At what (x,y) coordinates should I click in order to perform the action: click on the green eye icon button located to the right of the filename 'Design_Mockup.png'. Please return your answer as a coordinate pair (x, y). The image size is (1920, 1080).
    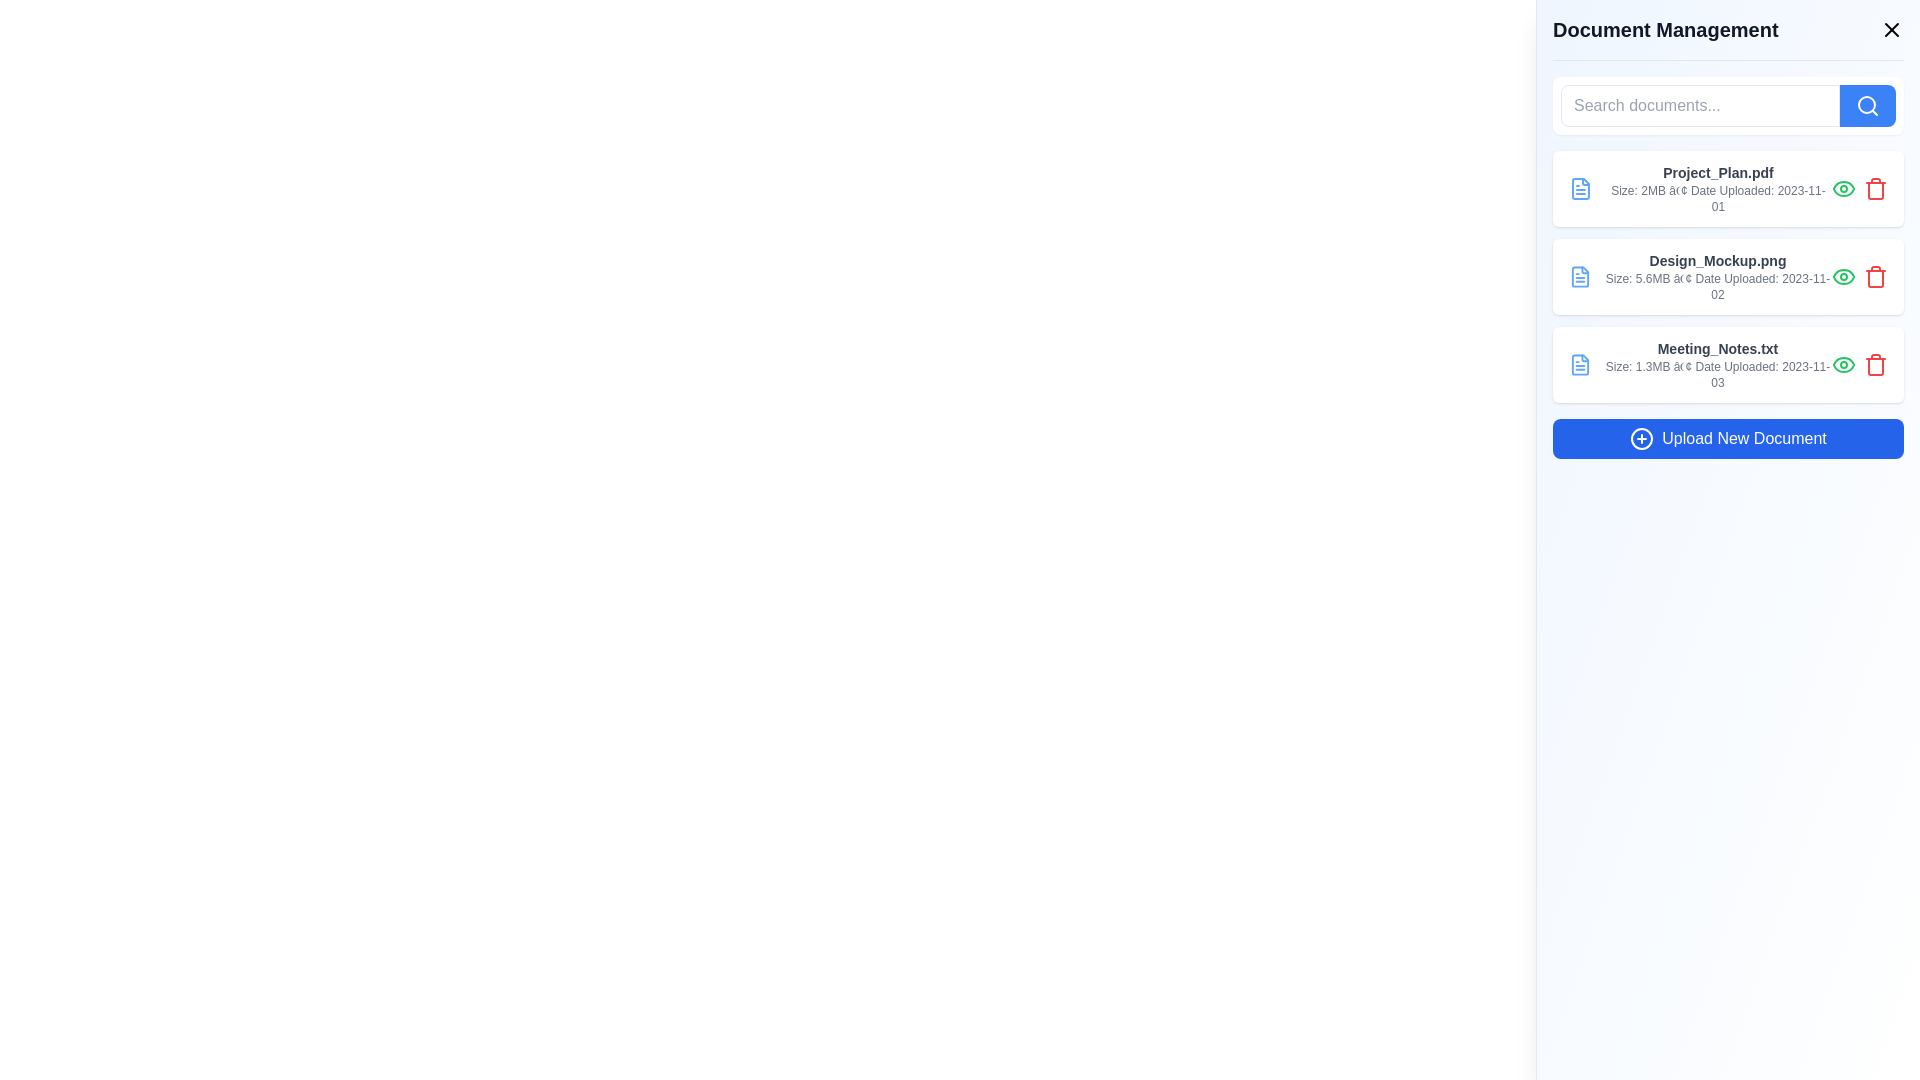
    Looking at the image, I should click on (1842, 277).